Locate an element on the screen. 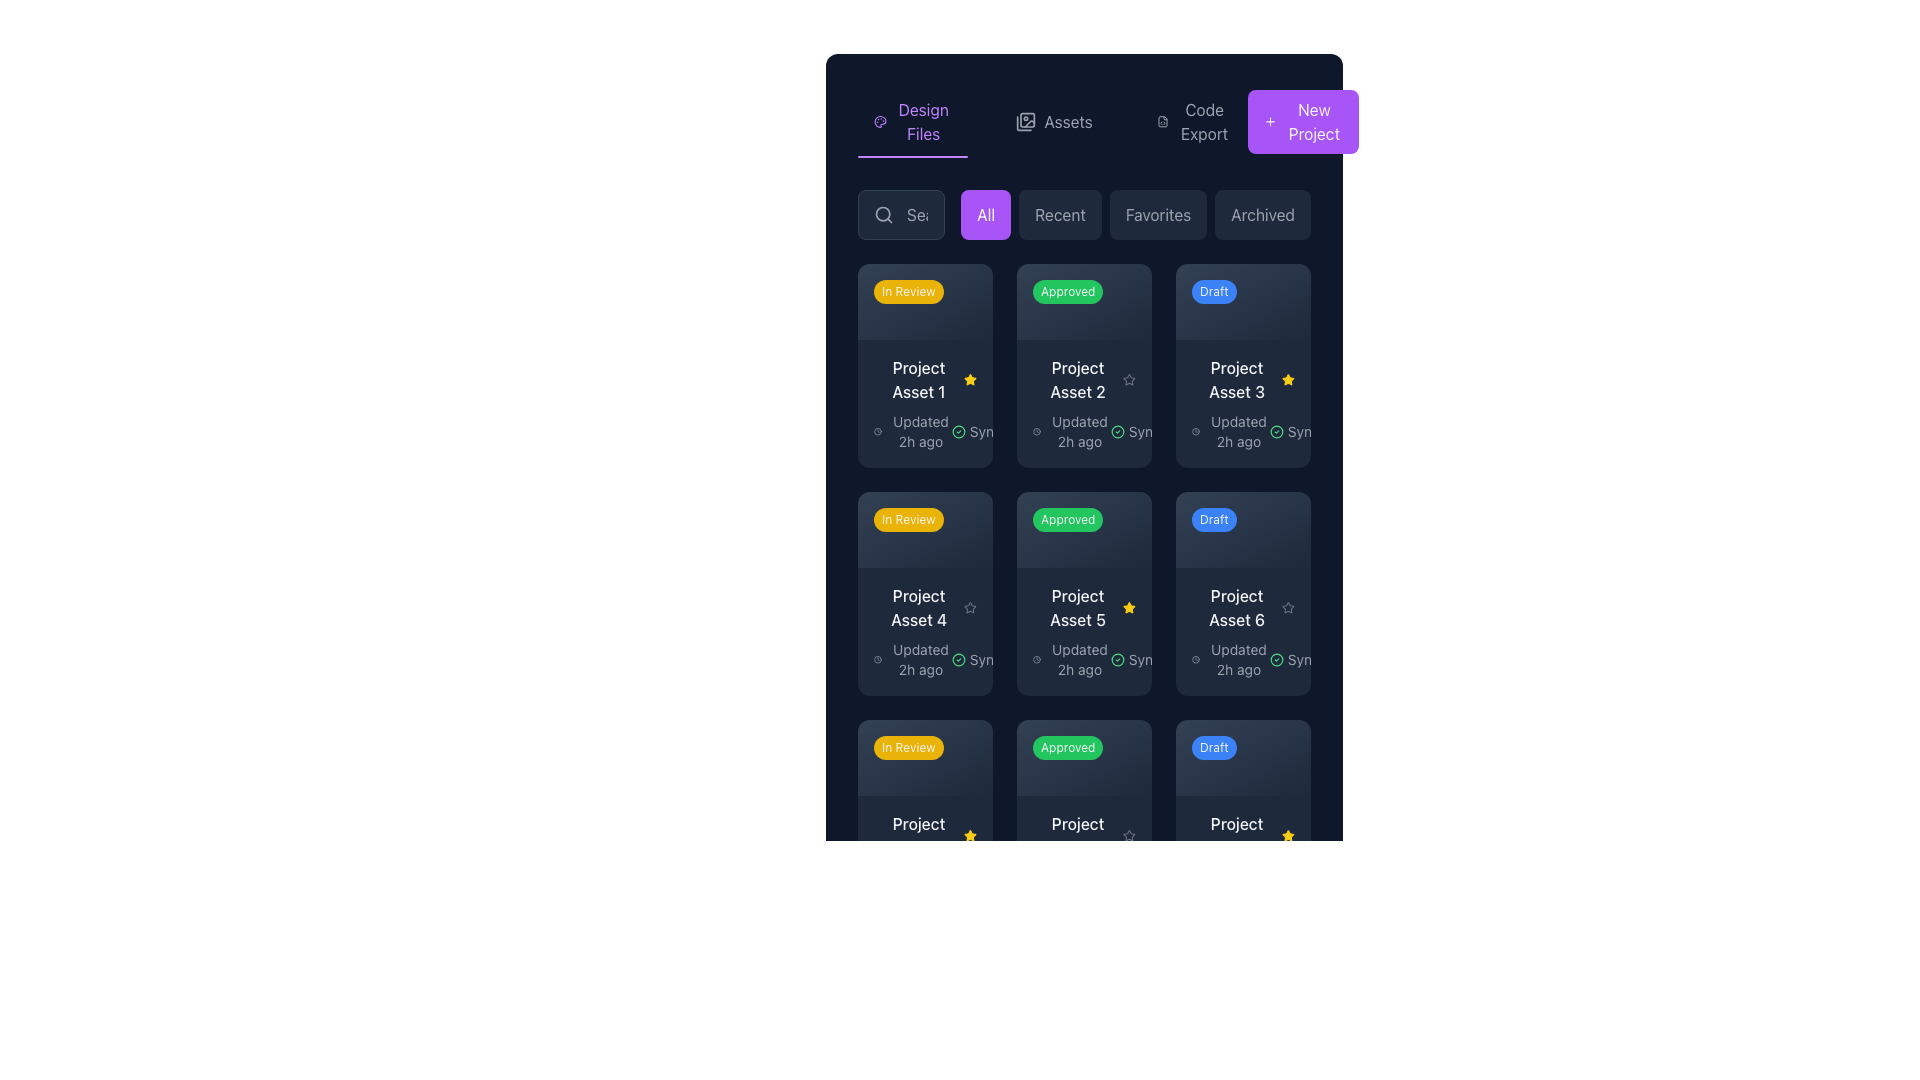 Image resolution: width=1920 pixels, height=1080 pixels. the 'Synced' label with a green checkmark icon, located in the bottom of the third card in the second row of the grid layout, next to the 'Updated 2h ago' text is located at coordinates (1302, 659).